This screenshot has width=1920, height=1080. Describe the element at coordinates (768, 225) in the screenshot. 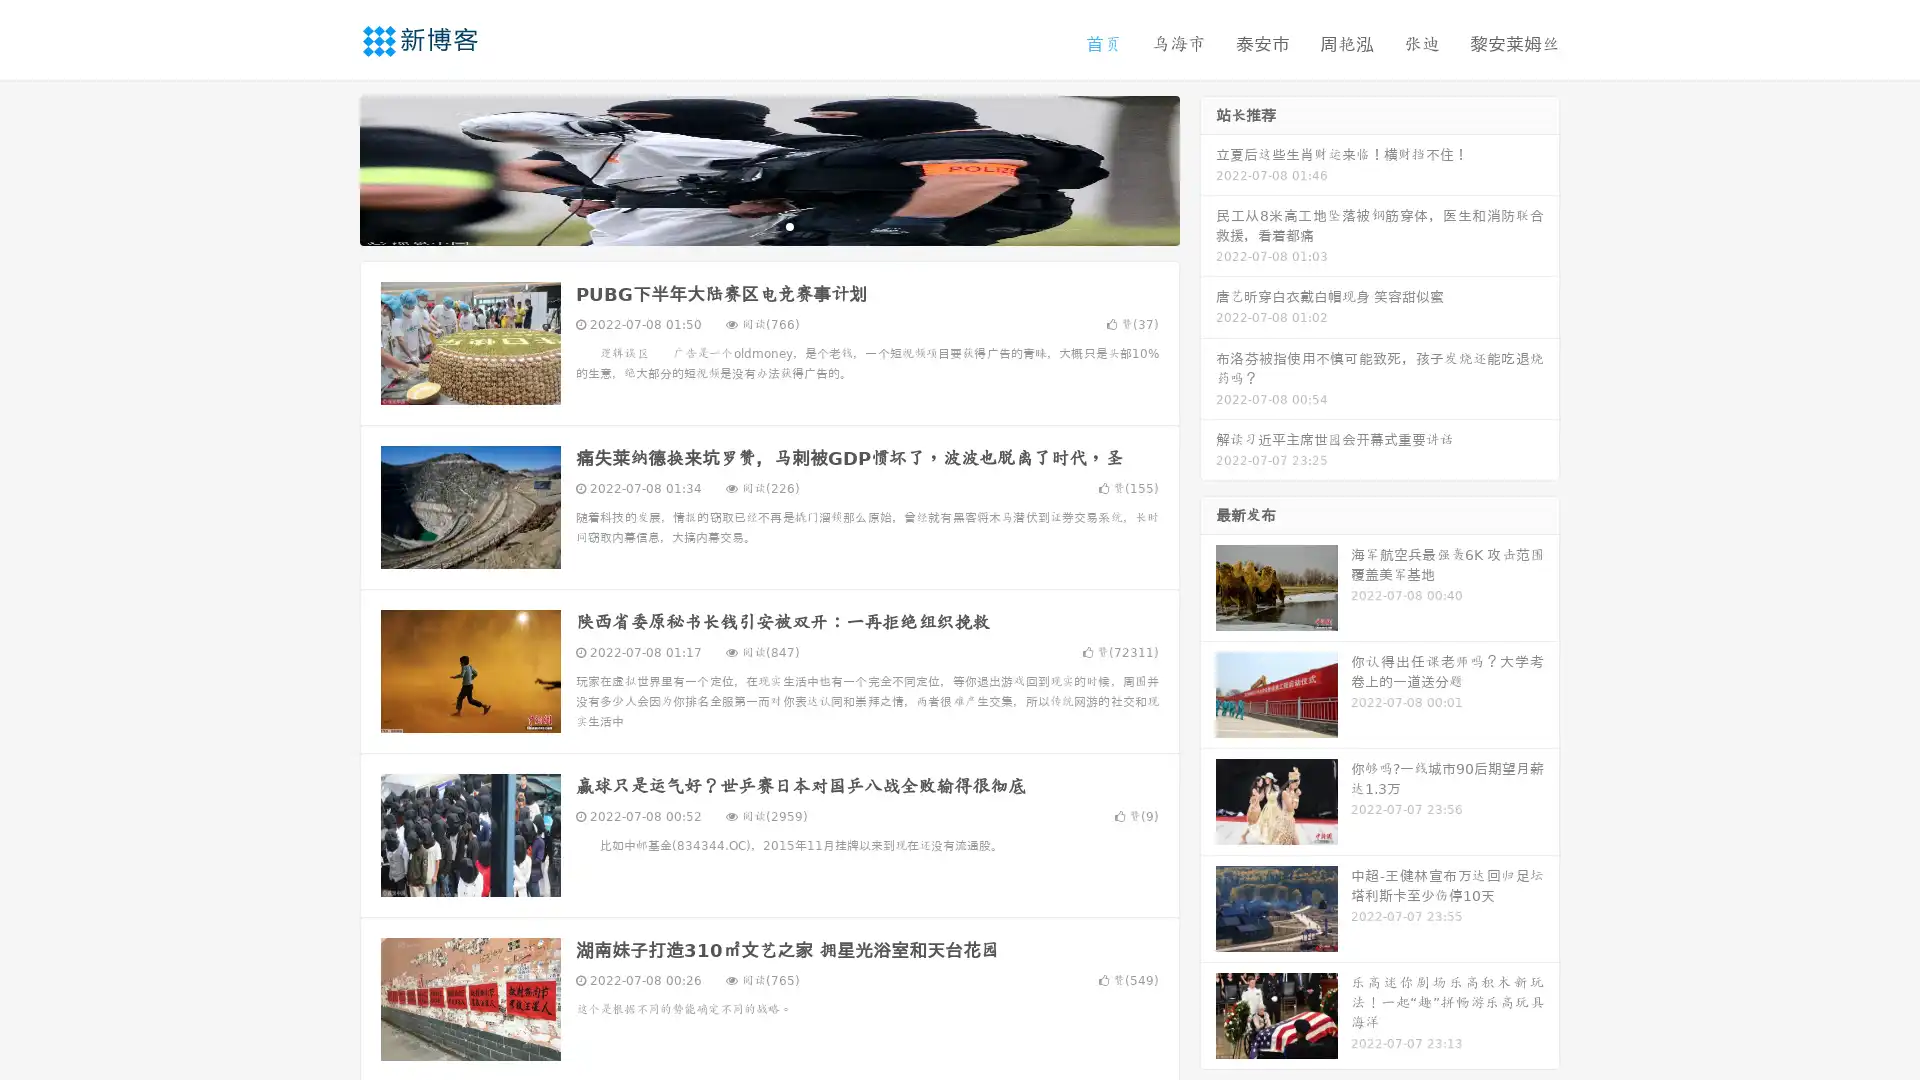

I see `Go to slide 2` at that location.